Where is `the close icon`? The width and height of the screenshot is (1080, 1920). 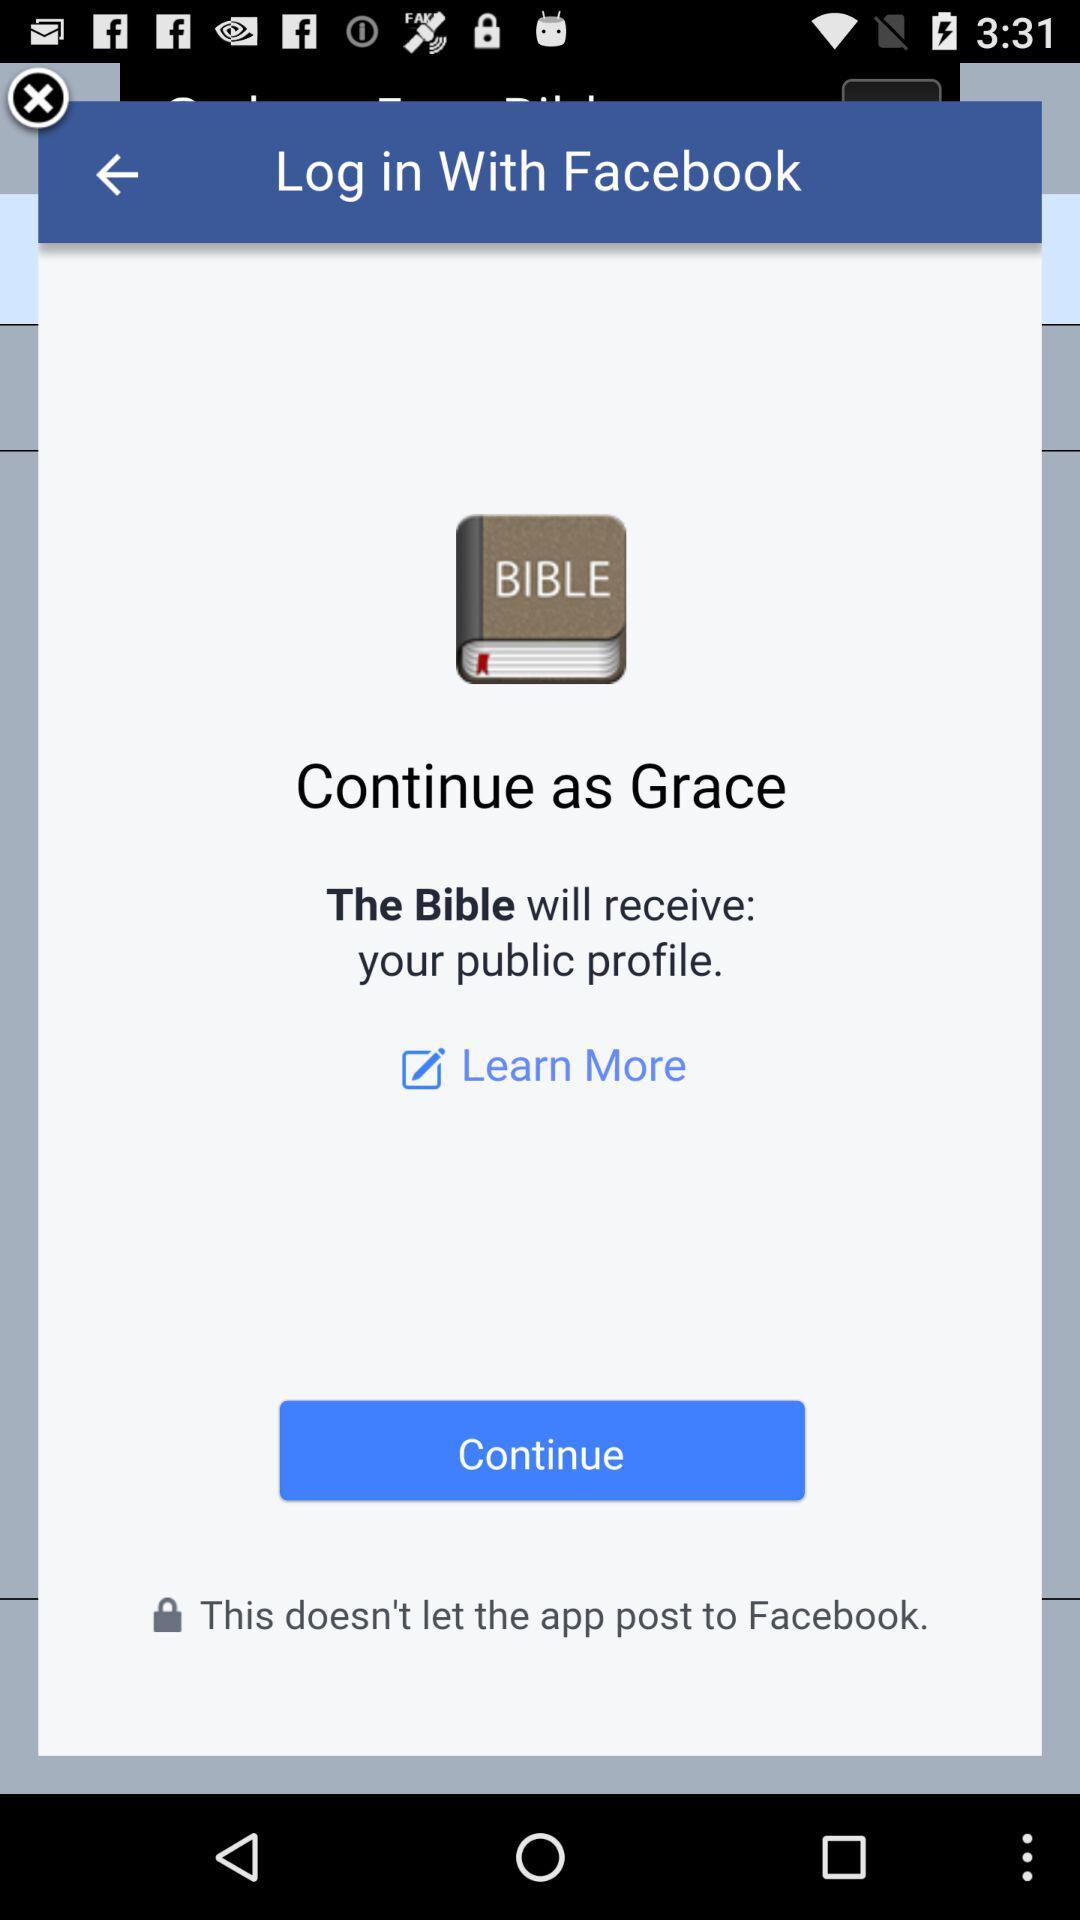
the close icon is located at coordinates (38, 107).